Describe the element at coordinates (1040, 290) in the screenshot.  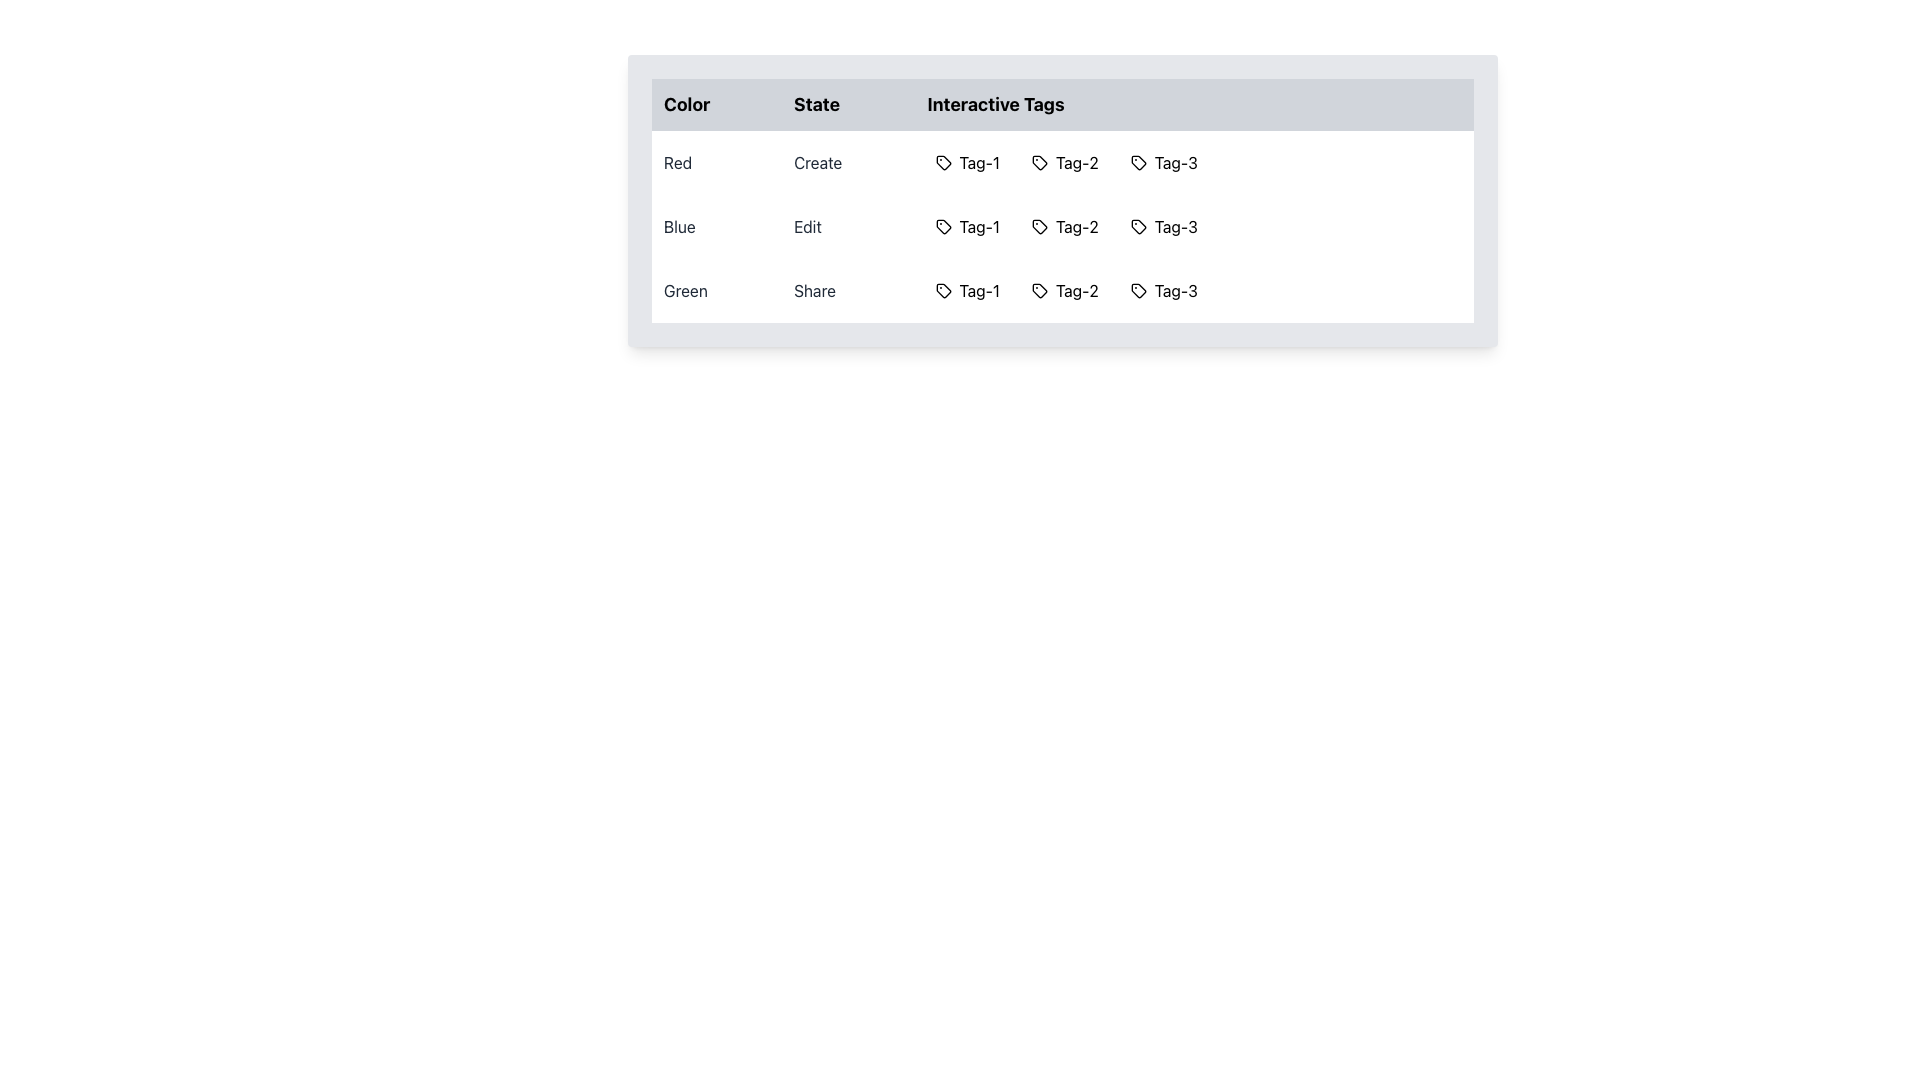
I see `the appearance of the 'Tag-2' icon, which represents the 'Green' category in the 'Interactive Tags' section located in the third row and second column of the table` at that location.